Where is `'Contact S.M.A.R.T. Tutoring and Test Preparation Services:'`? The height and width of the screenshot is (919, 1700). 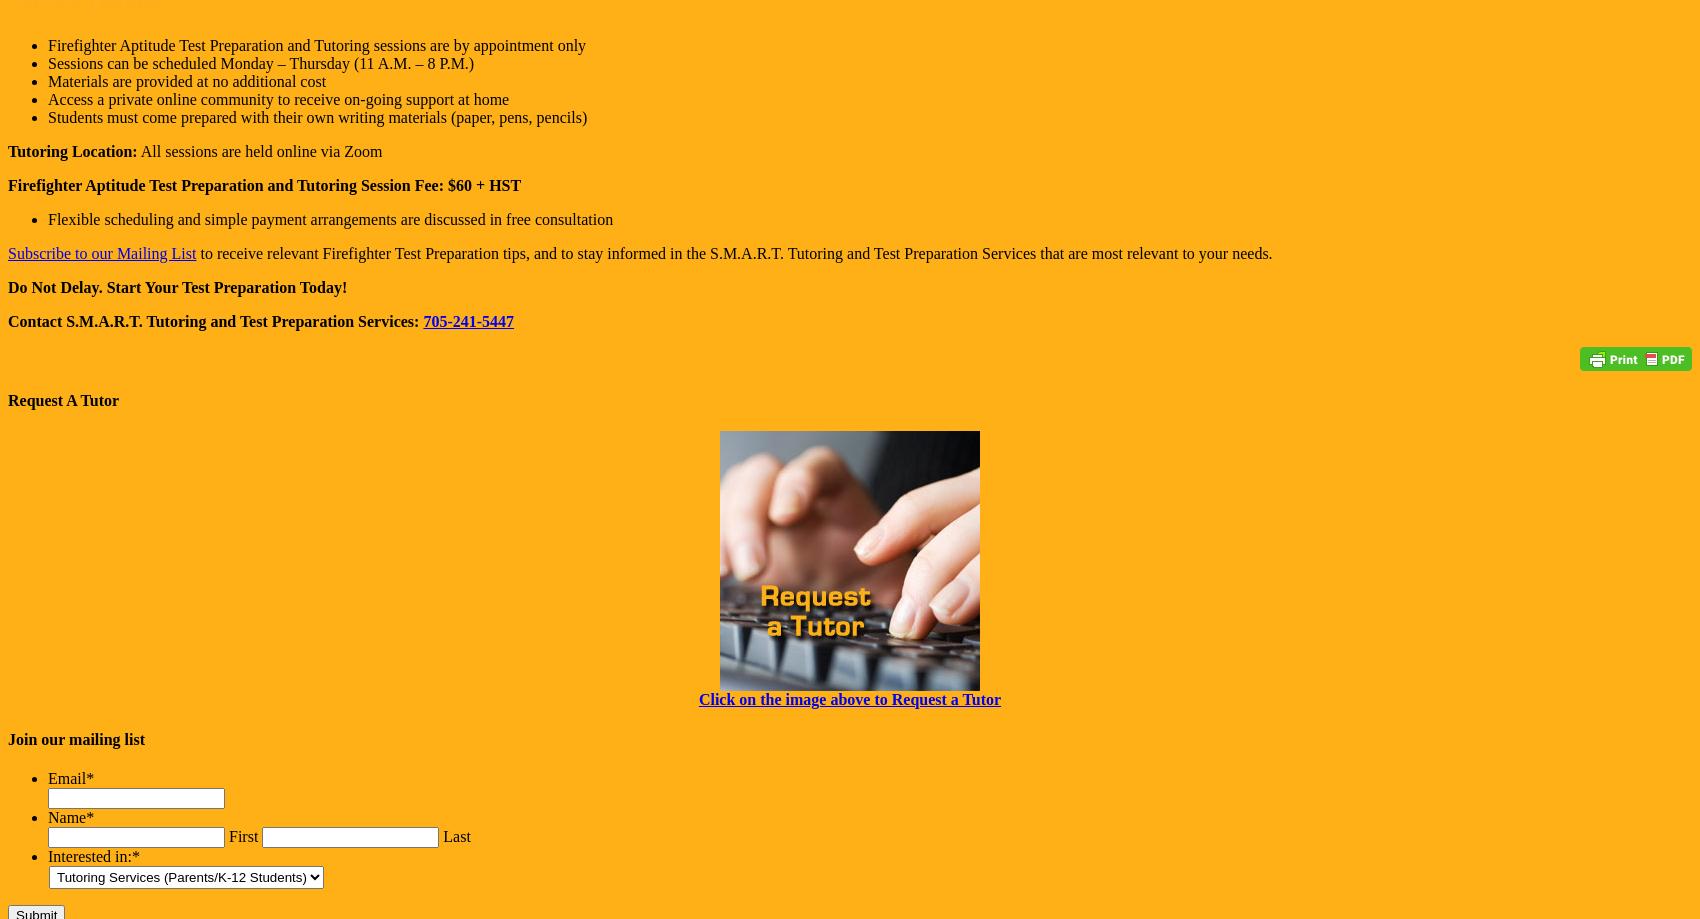
'Contact S.M.A.R.T. Tutoring and Test Preparation Services:' is located at coordinates (215, 319).